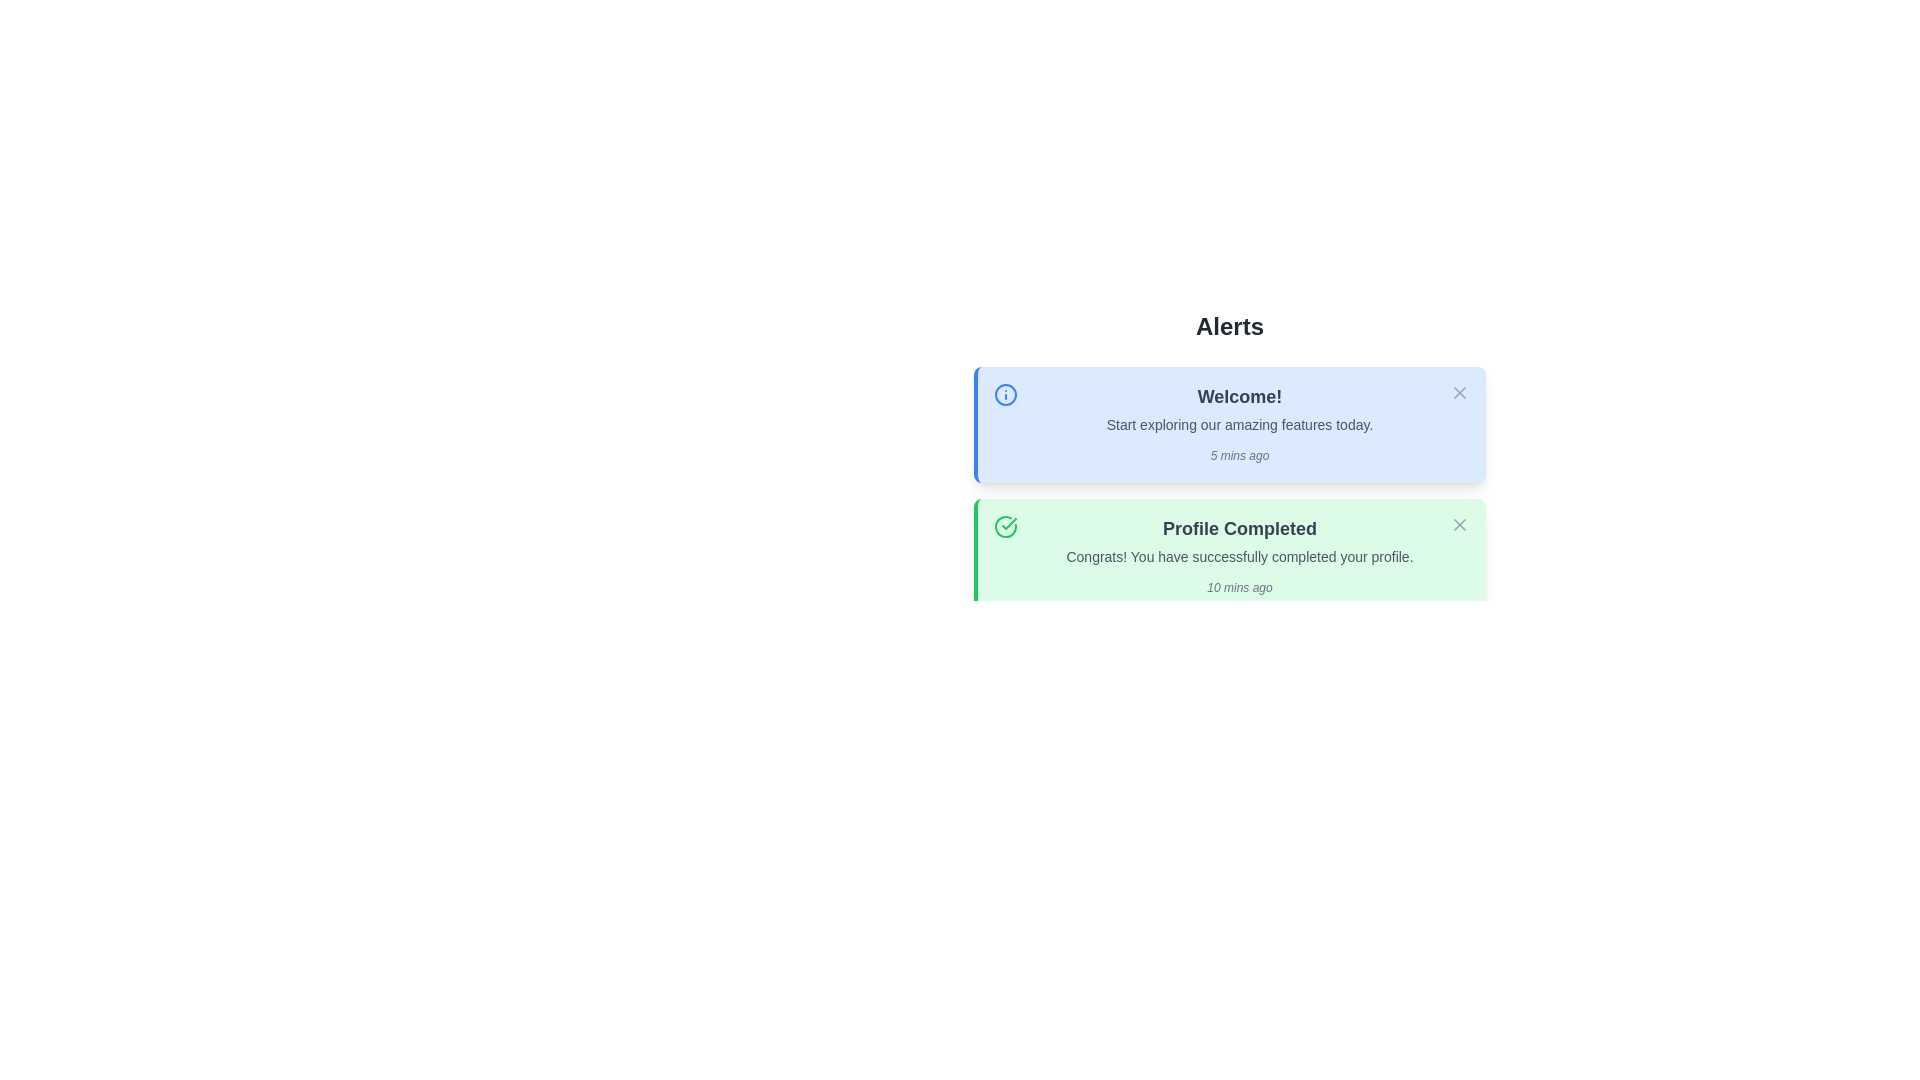  I want to click on the dismiss button of the 'Welcome!' alert, so click(1459, 393).